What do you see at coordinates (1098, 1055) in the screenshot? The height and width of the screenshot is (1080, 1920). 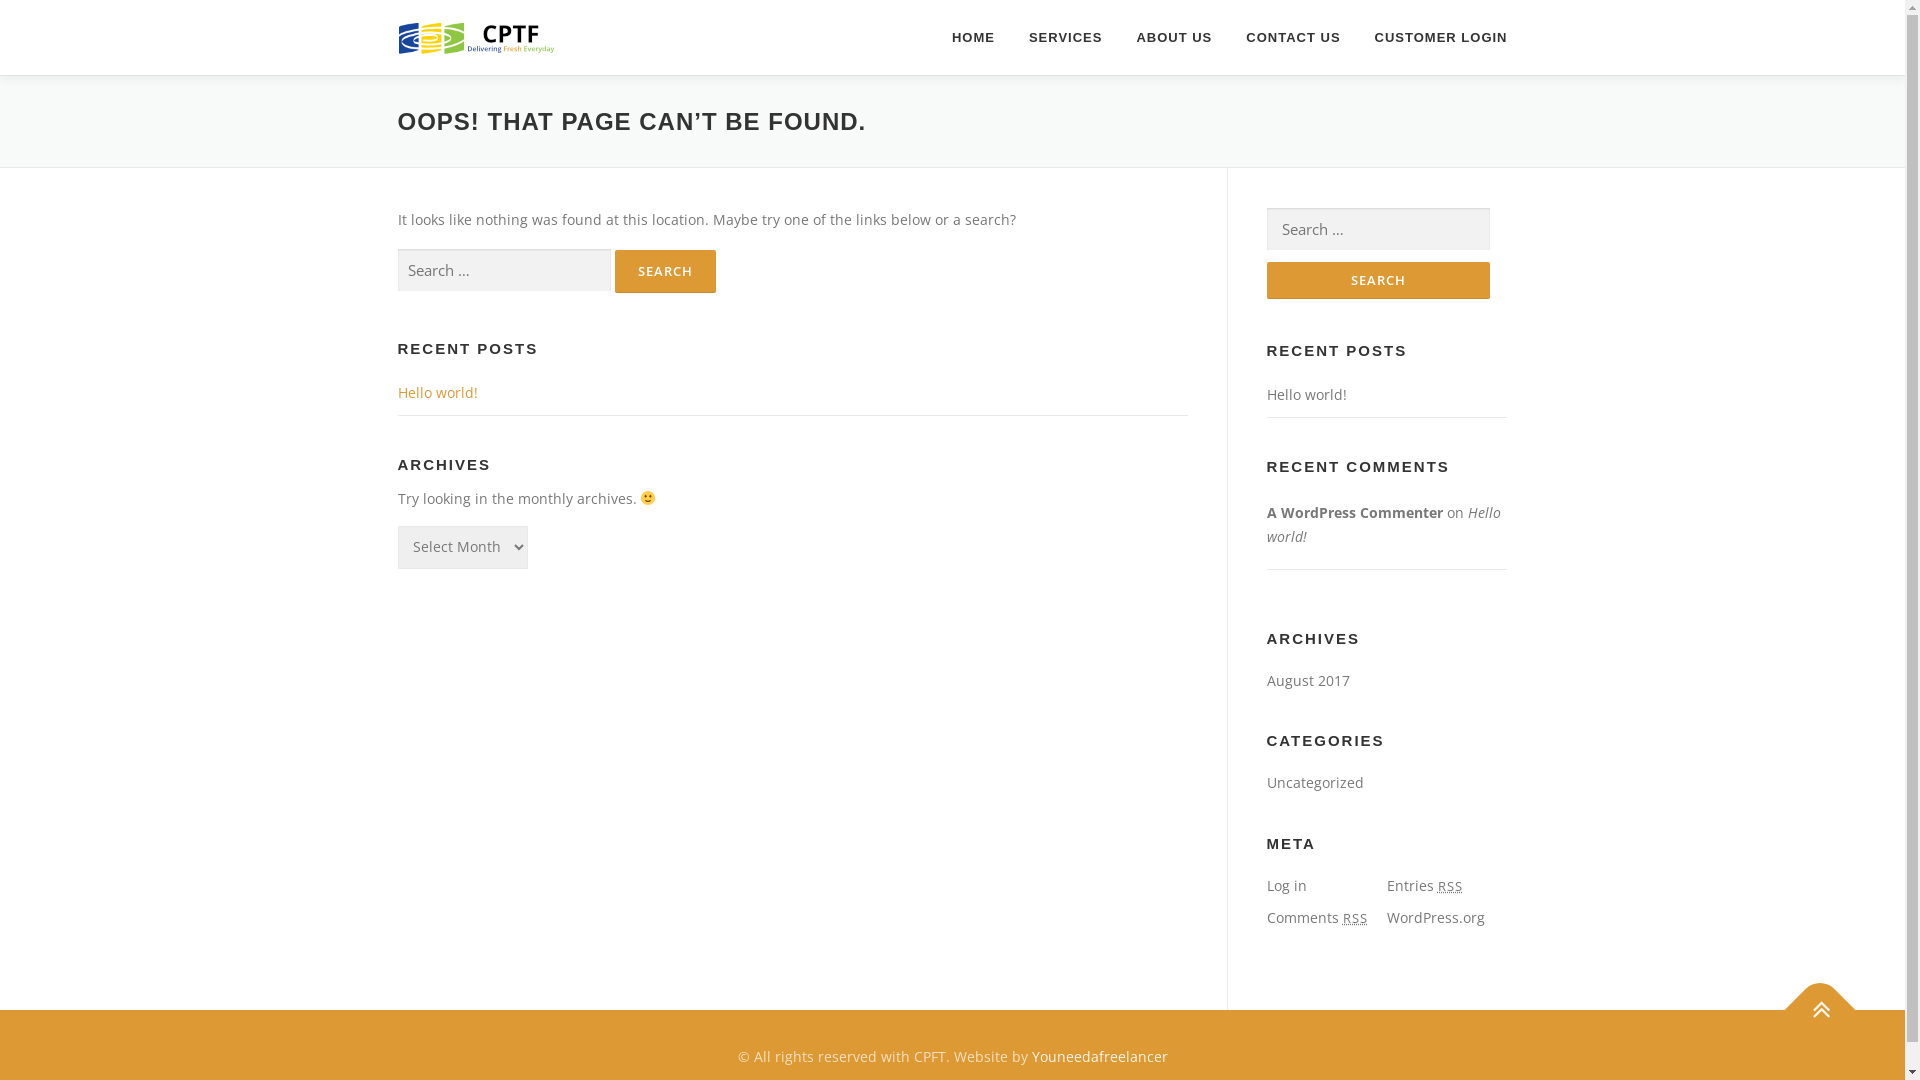 I see `'Youneedafreelancer'` at bounding box center [1098, 1055].